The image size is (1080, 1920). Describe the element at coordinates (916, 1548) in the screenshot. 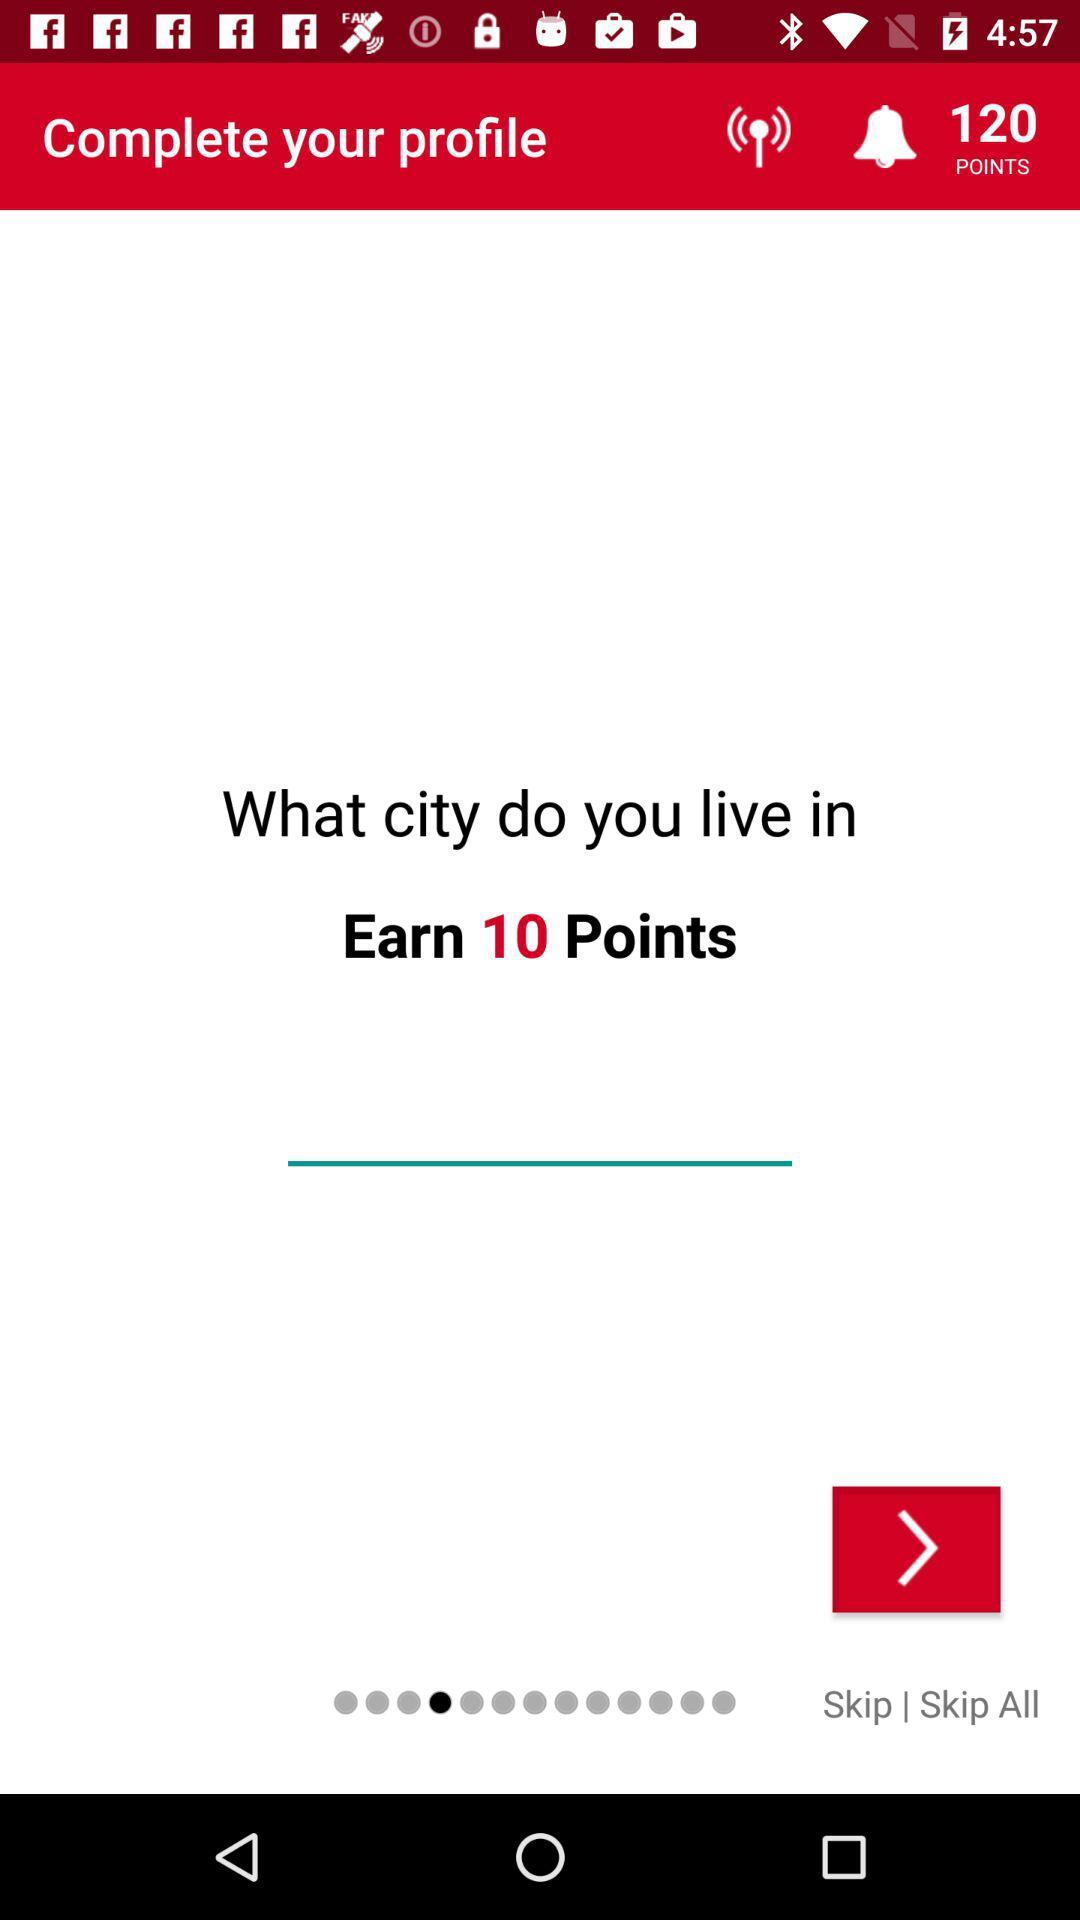

I see `next` at that location.